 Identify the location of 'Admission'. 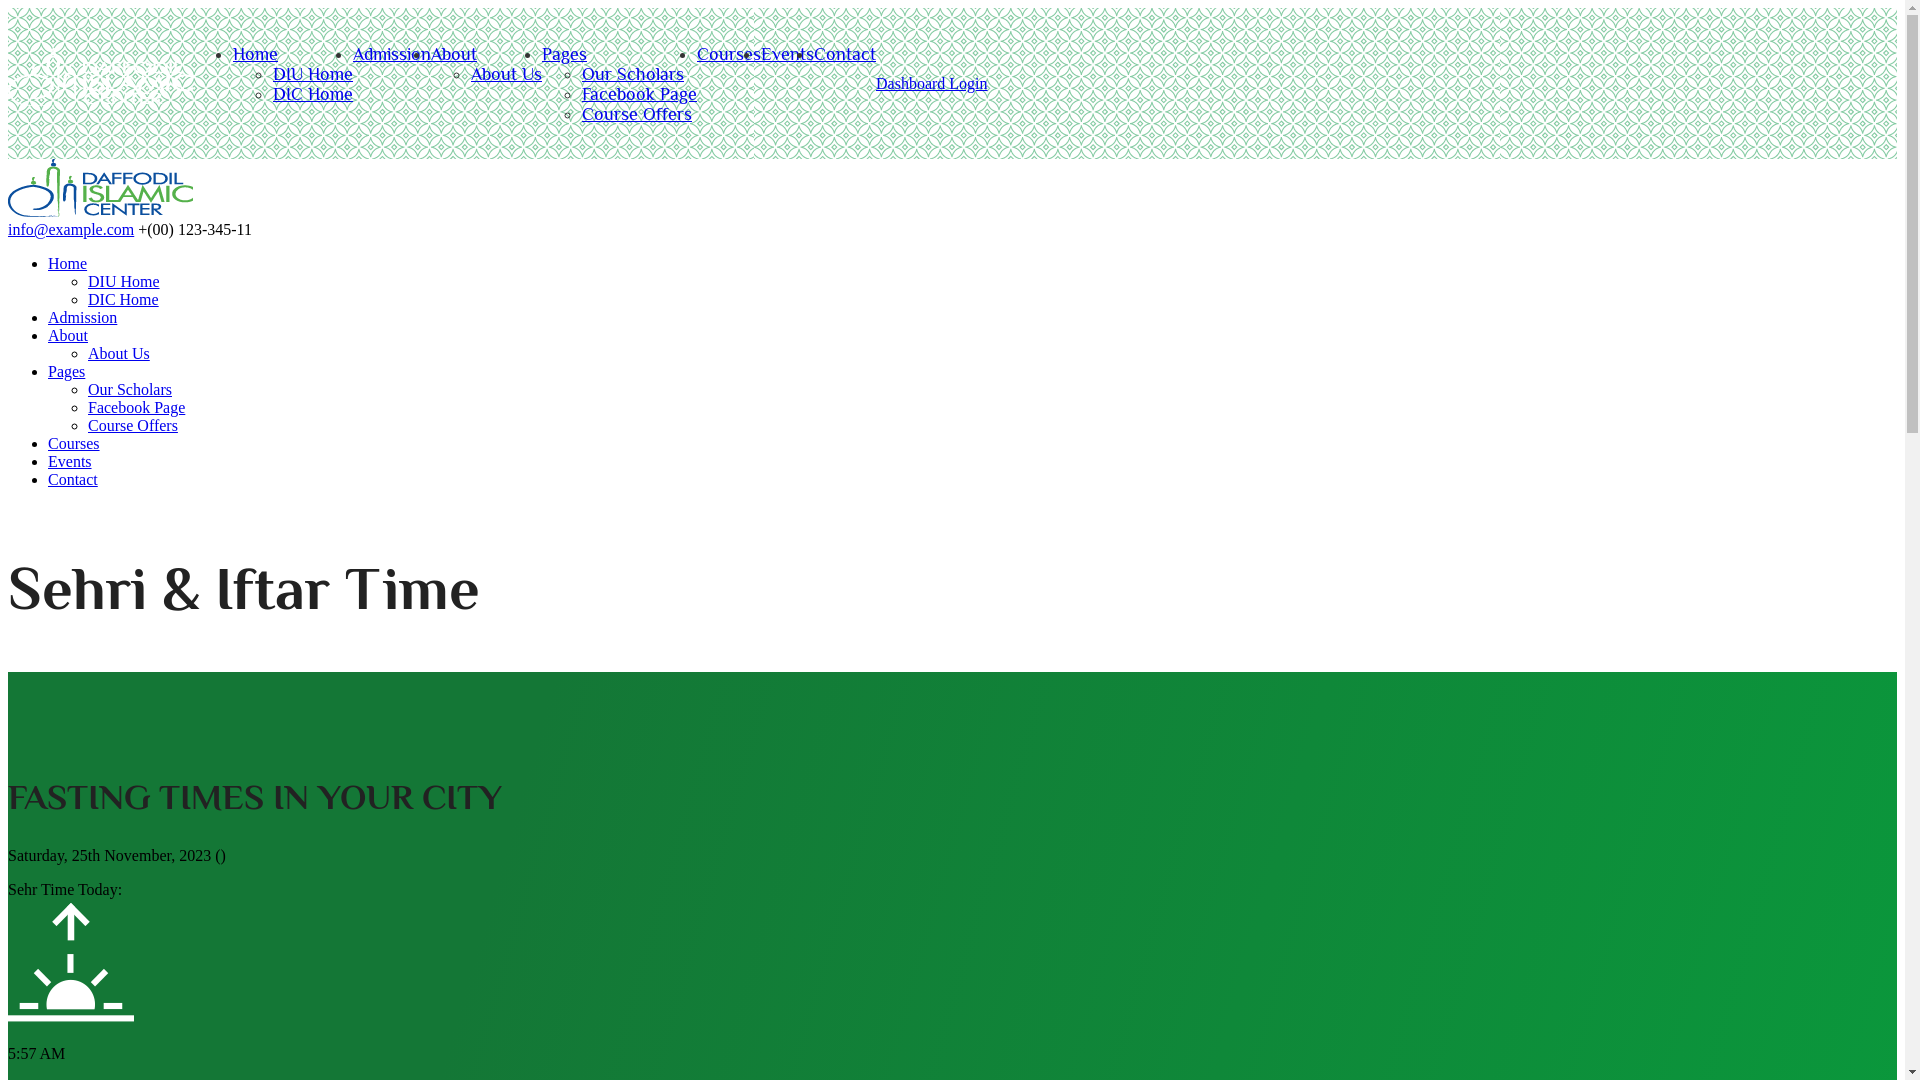
(81, 316).